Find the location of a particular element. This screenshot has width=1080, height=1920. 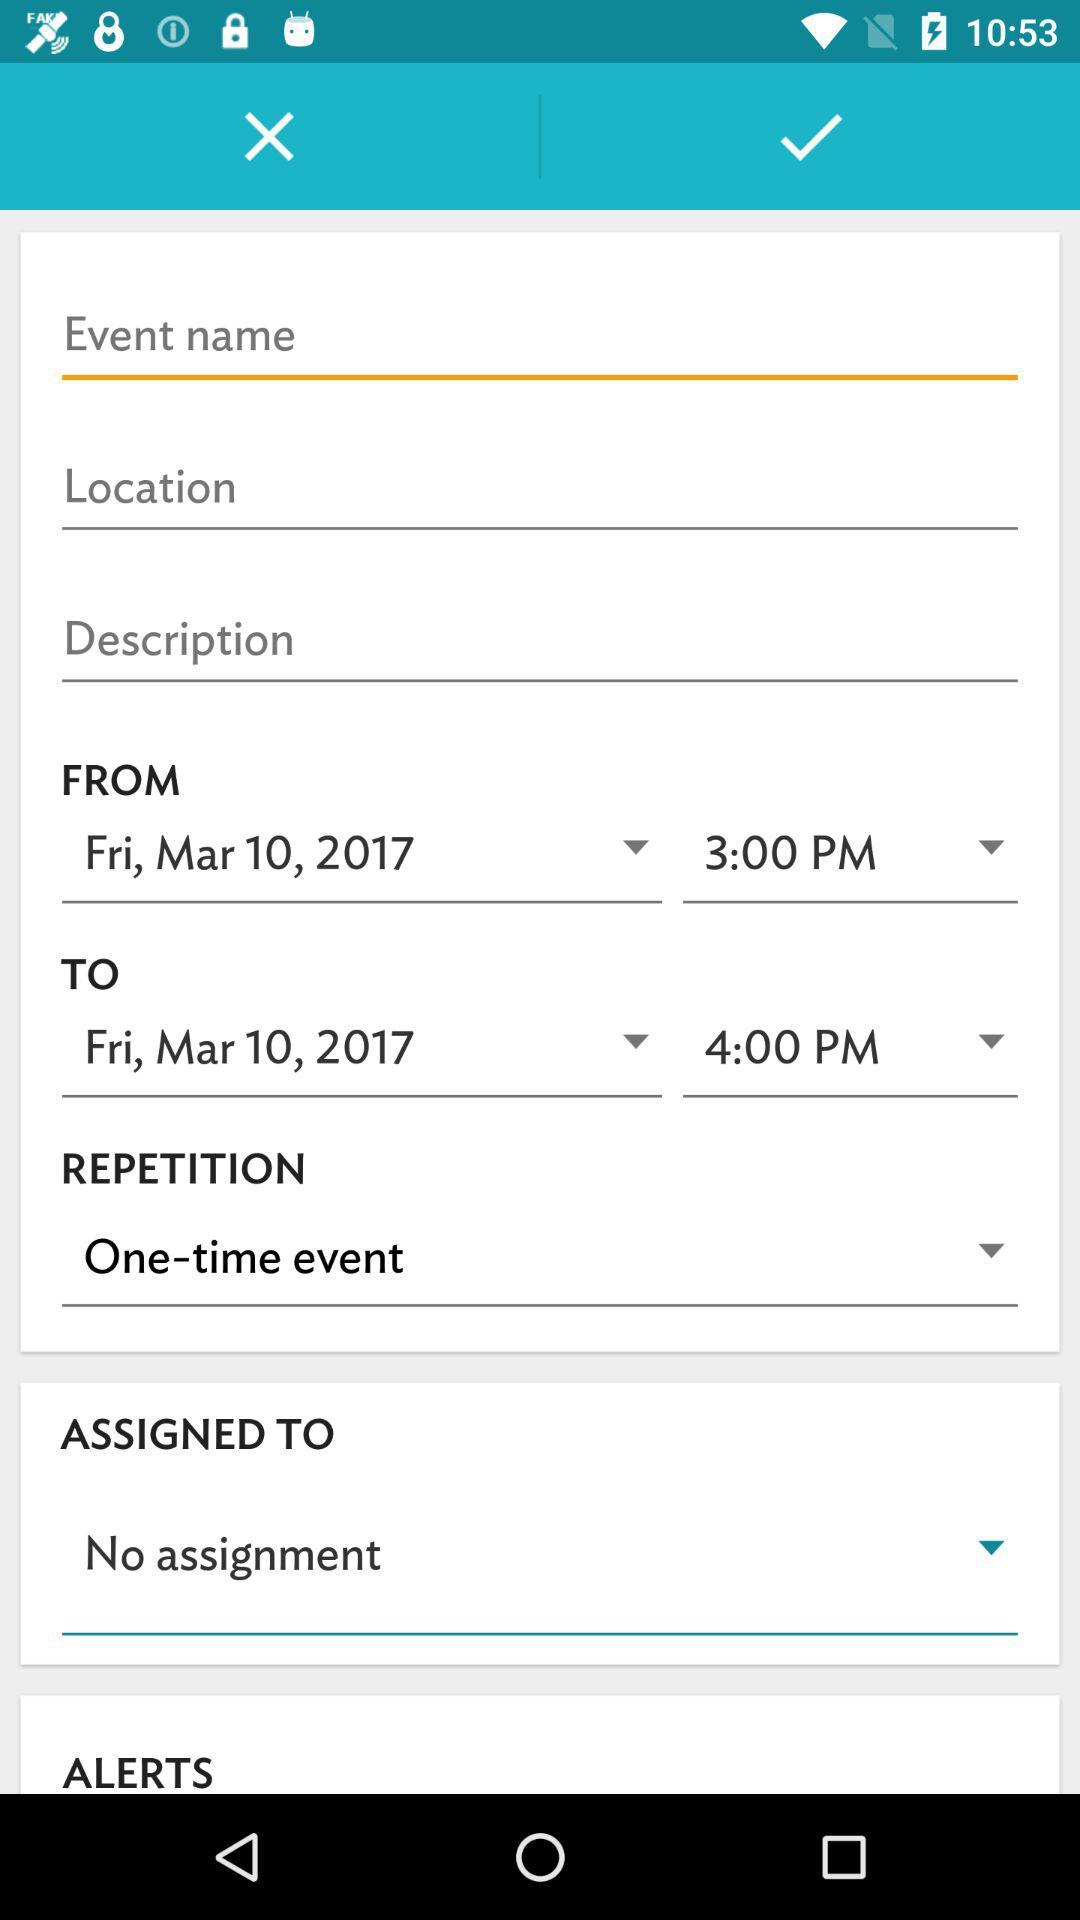

icon below the repetition item is located at coordinates (540, 1256).